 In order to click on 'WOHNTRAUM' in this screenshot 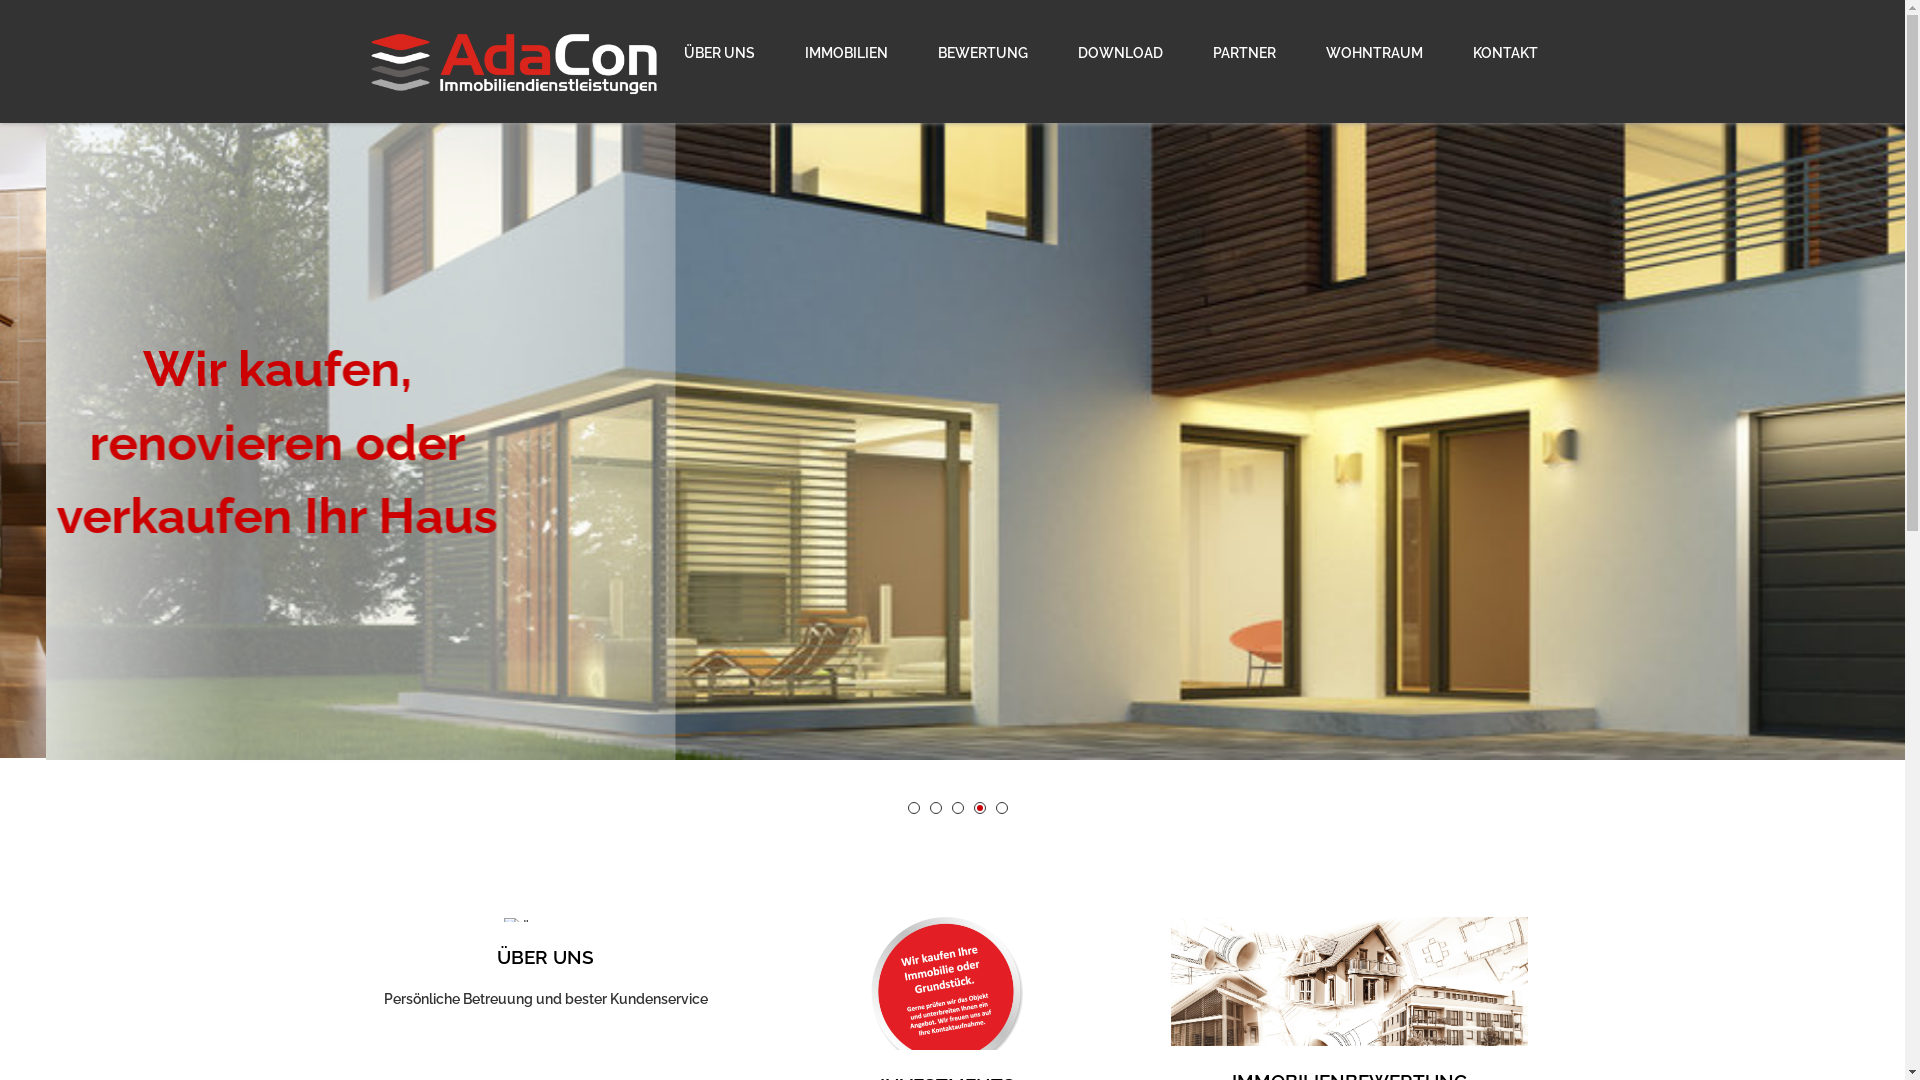, I will do `click(1301, 52)`.